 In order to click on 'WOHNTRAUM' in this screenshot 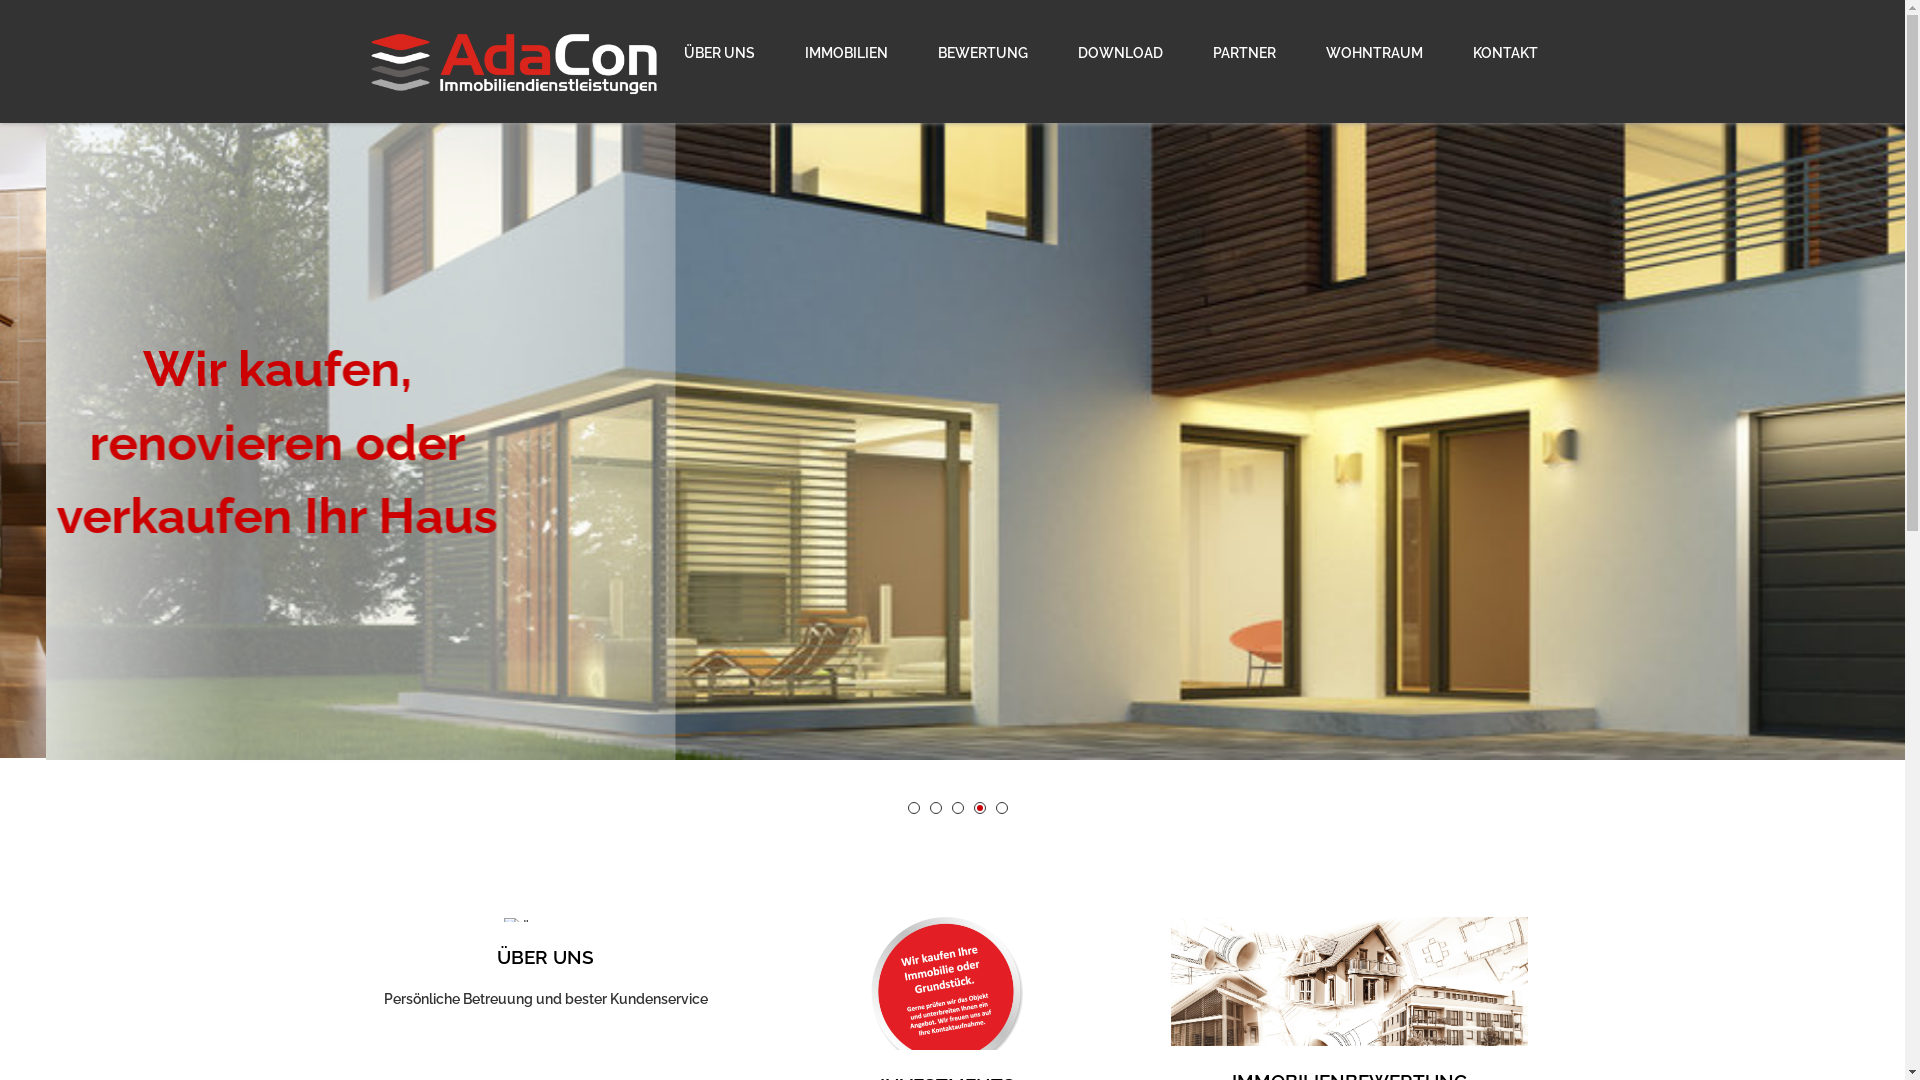, I will do `click(1301, 52)`.